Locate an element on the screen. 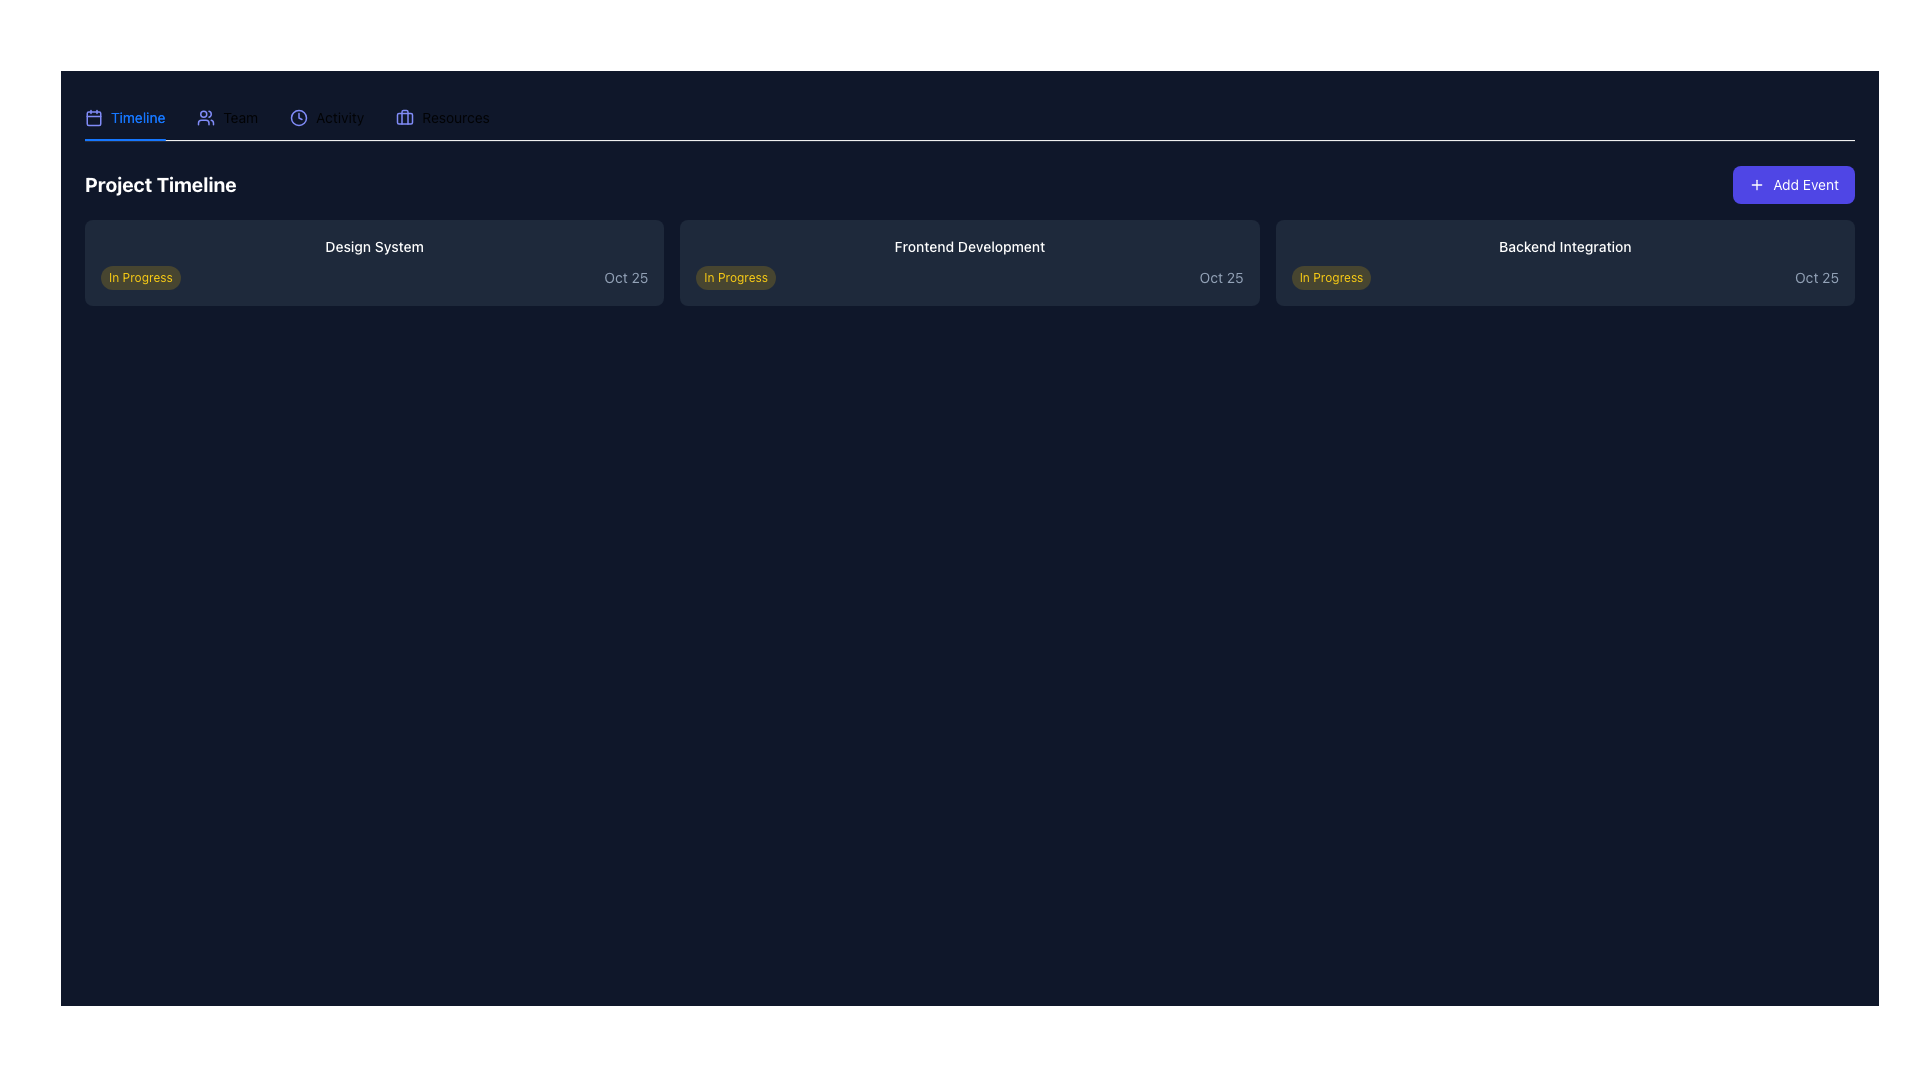 This screenshot has height=1080, width=1920. the stylized plus icon located on the top right corner of the interface inside the purple button is located at coordinates (1756, 185).